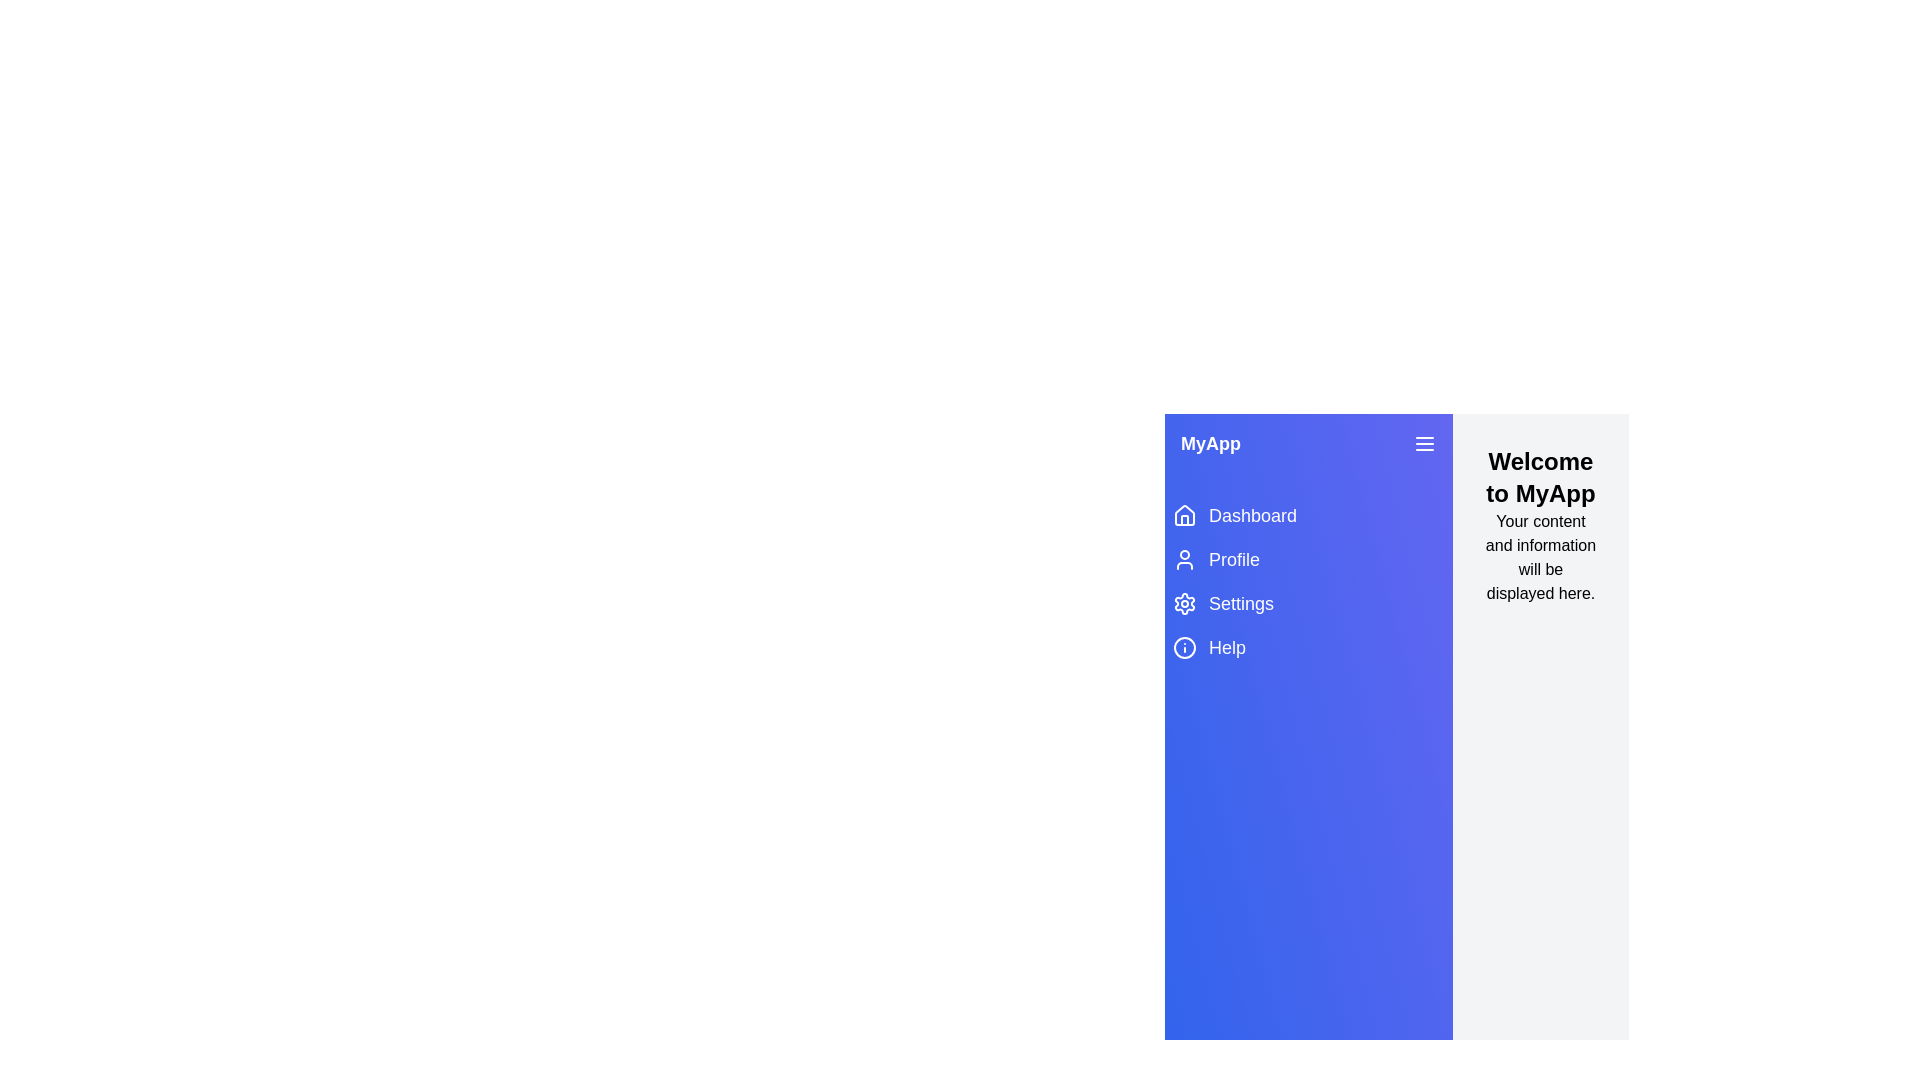 The height and width of the screenshot is (1080, 1920). What do you see at coordinates (1309, 603) in the screenshot?
I see `the menu item labeled Settings` at bounding box center [1309, 603].